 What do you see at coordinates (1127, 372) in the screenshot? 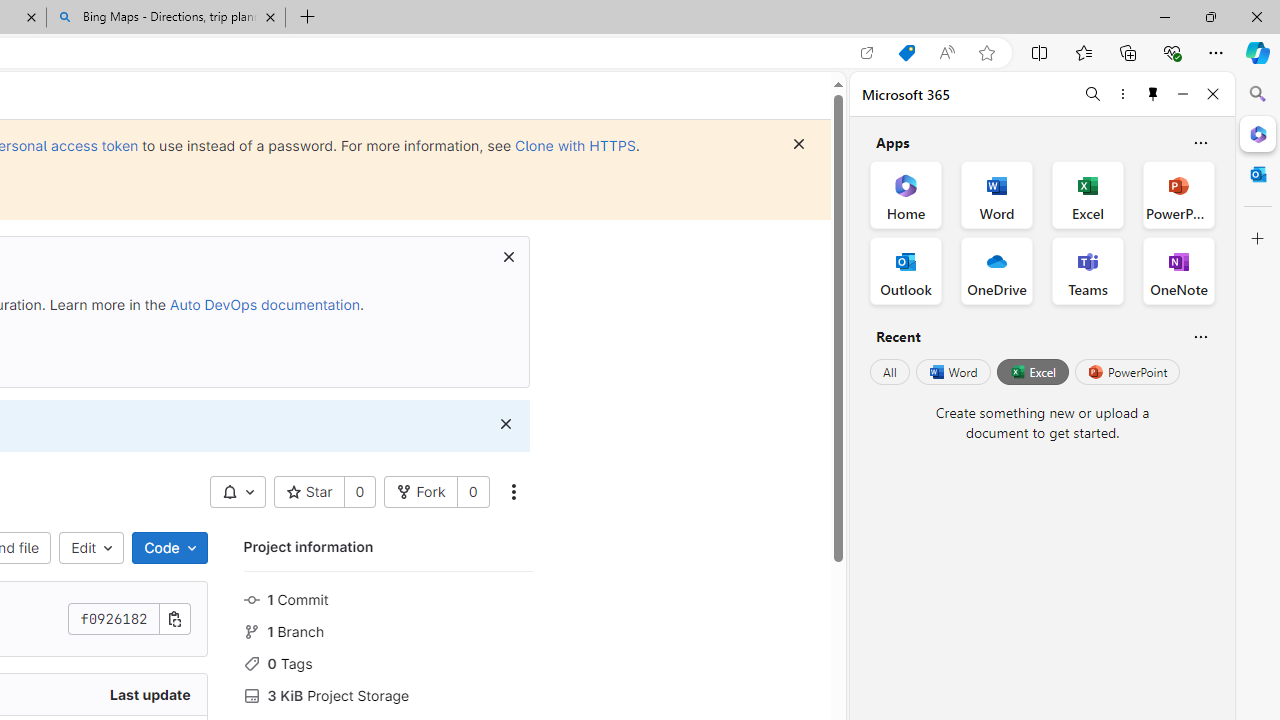
I see `'PowerPoint'` at bounding box center [1127, 372].